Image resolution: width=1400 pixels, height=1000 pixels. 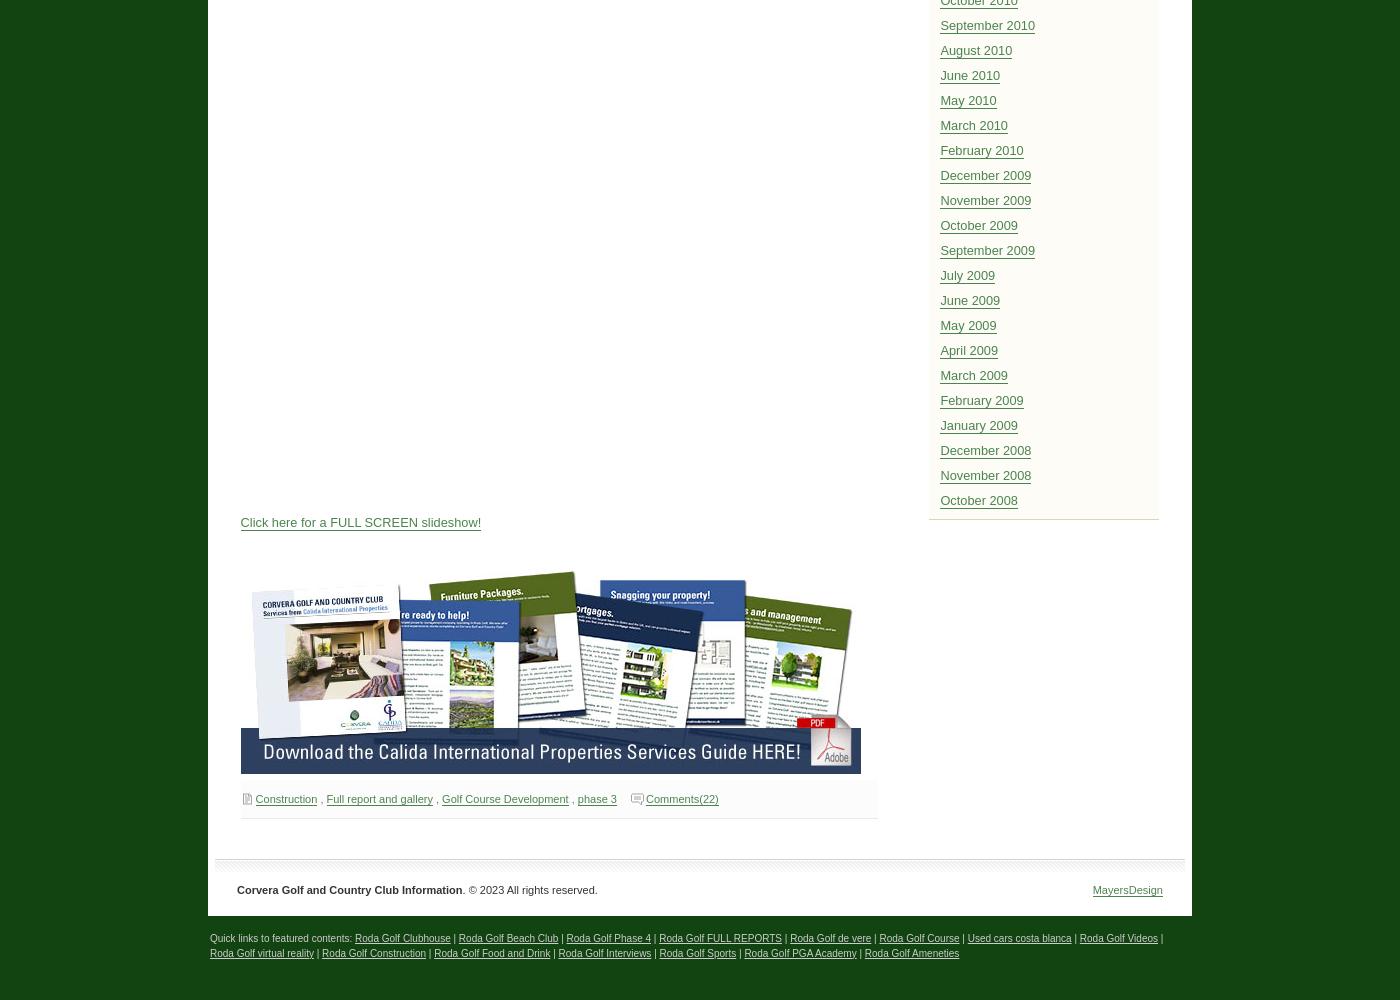 What do you see at coordinates (972, 125) in the screenshot?
I see `'March 2010'` at bounding box center [972, 125].